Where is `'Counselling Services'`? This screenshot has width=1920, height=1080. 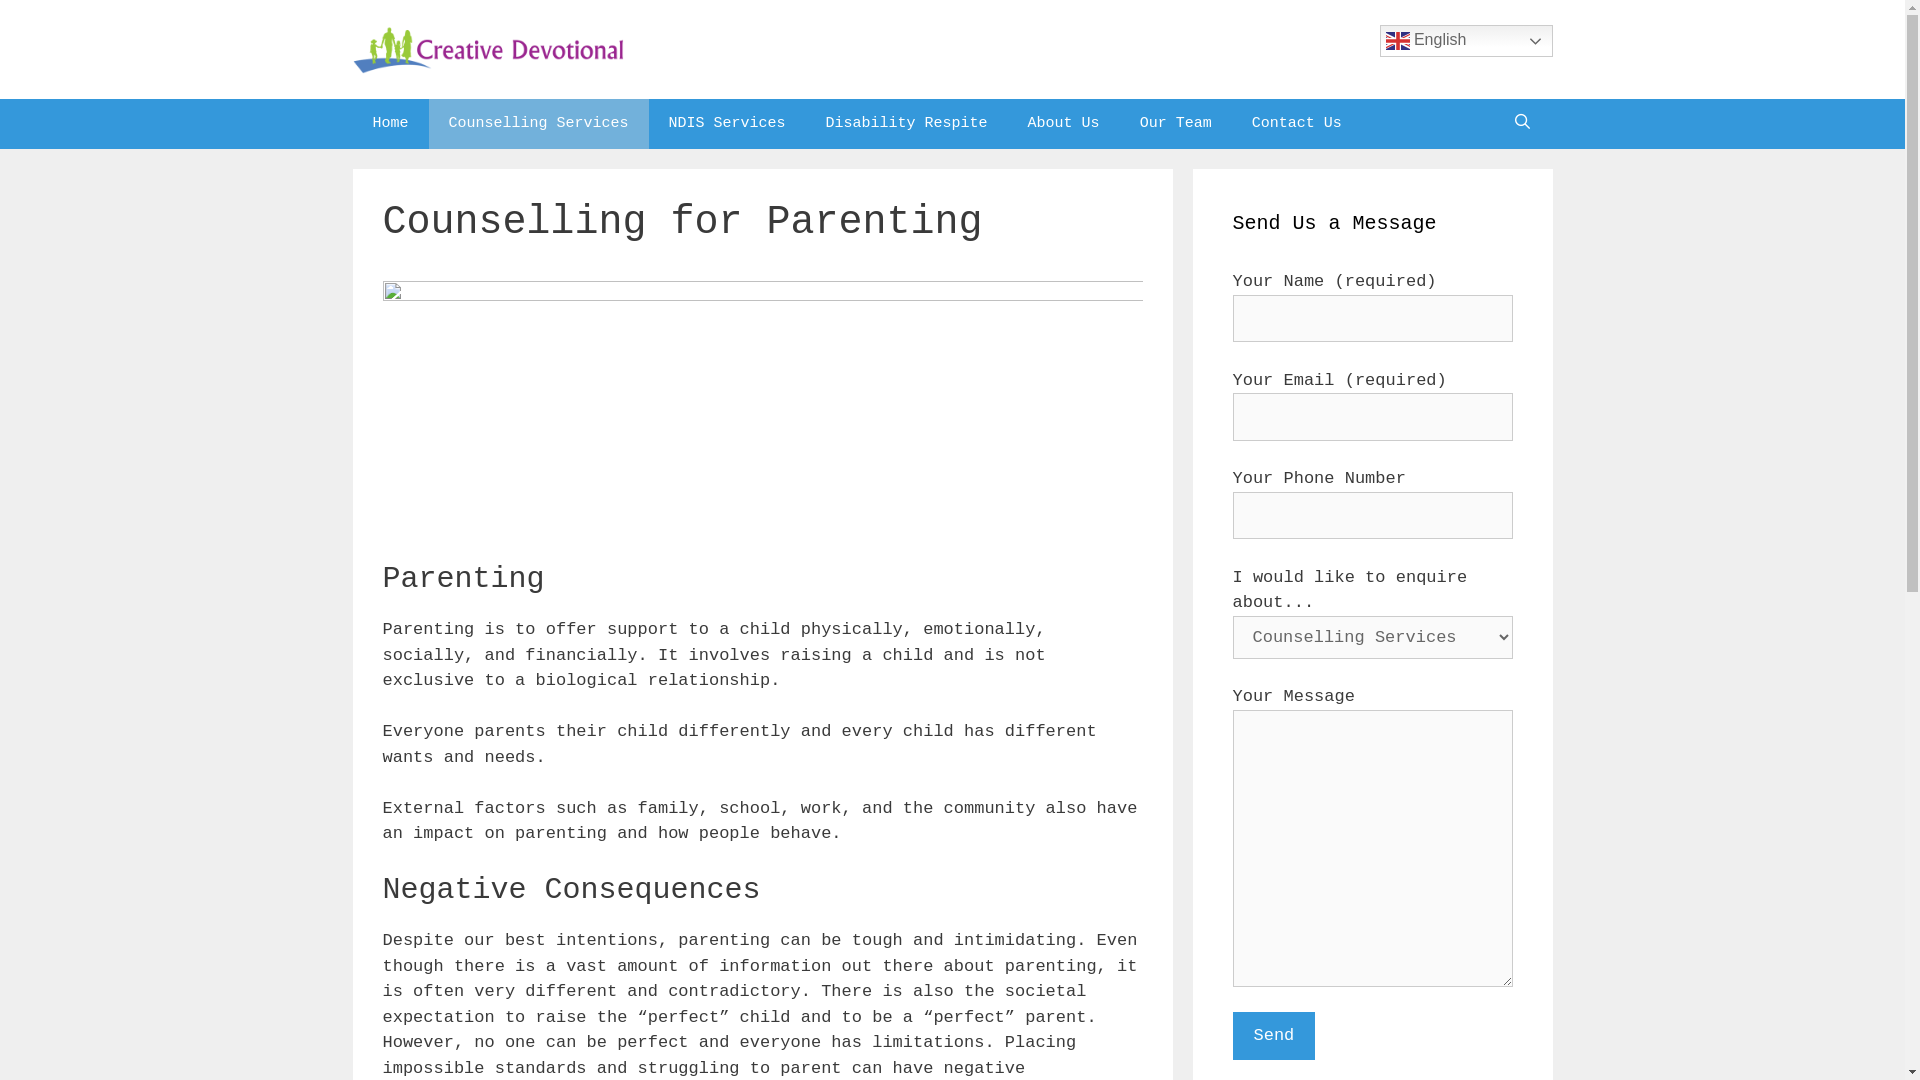
'Counselling Services' is located at coordinates (538, 123).